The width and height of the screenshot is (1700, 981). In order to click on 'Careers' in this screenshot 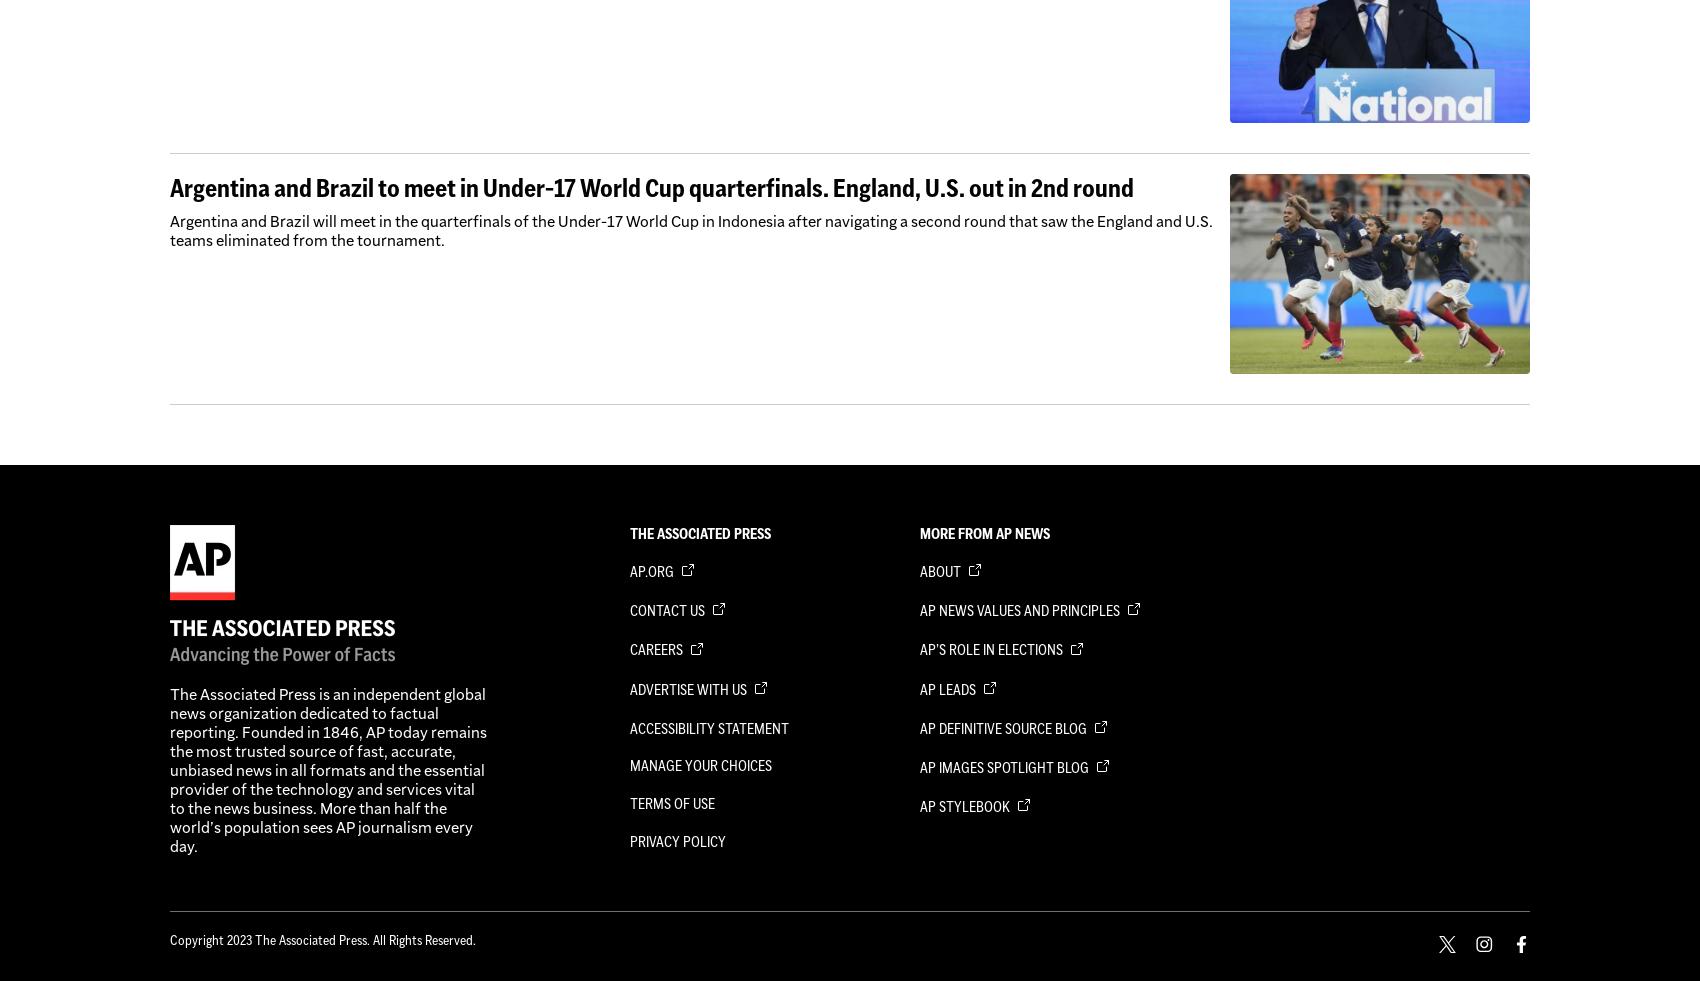, I will do `click(629, 650)`.